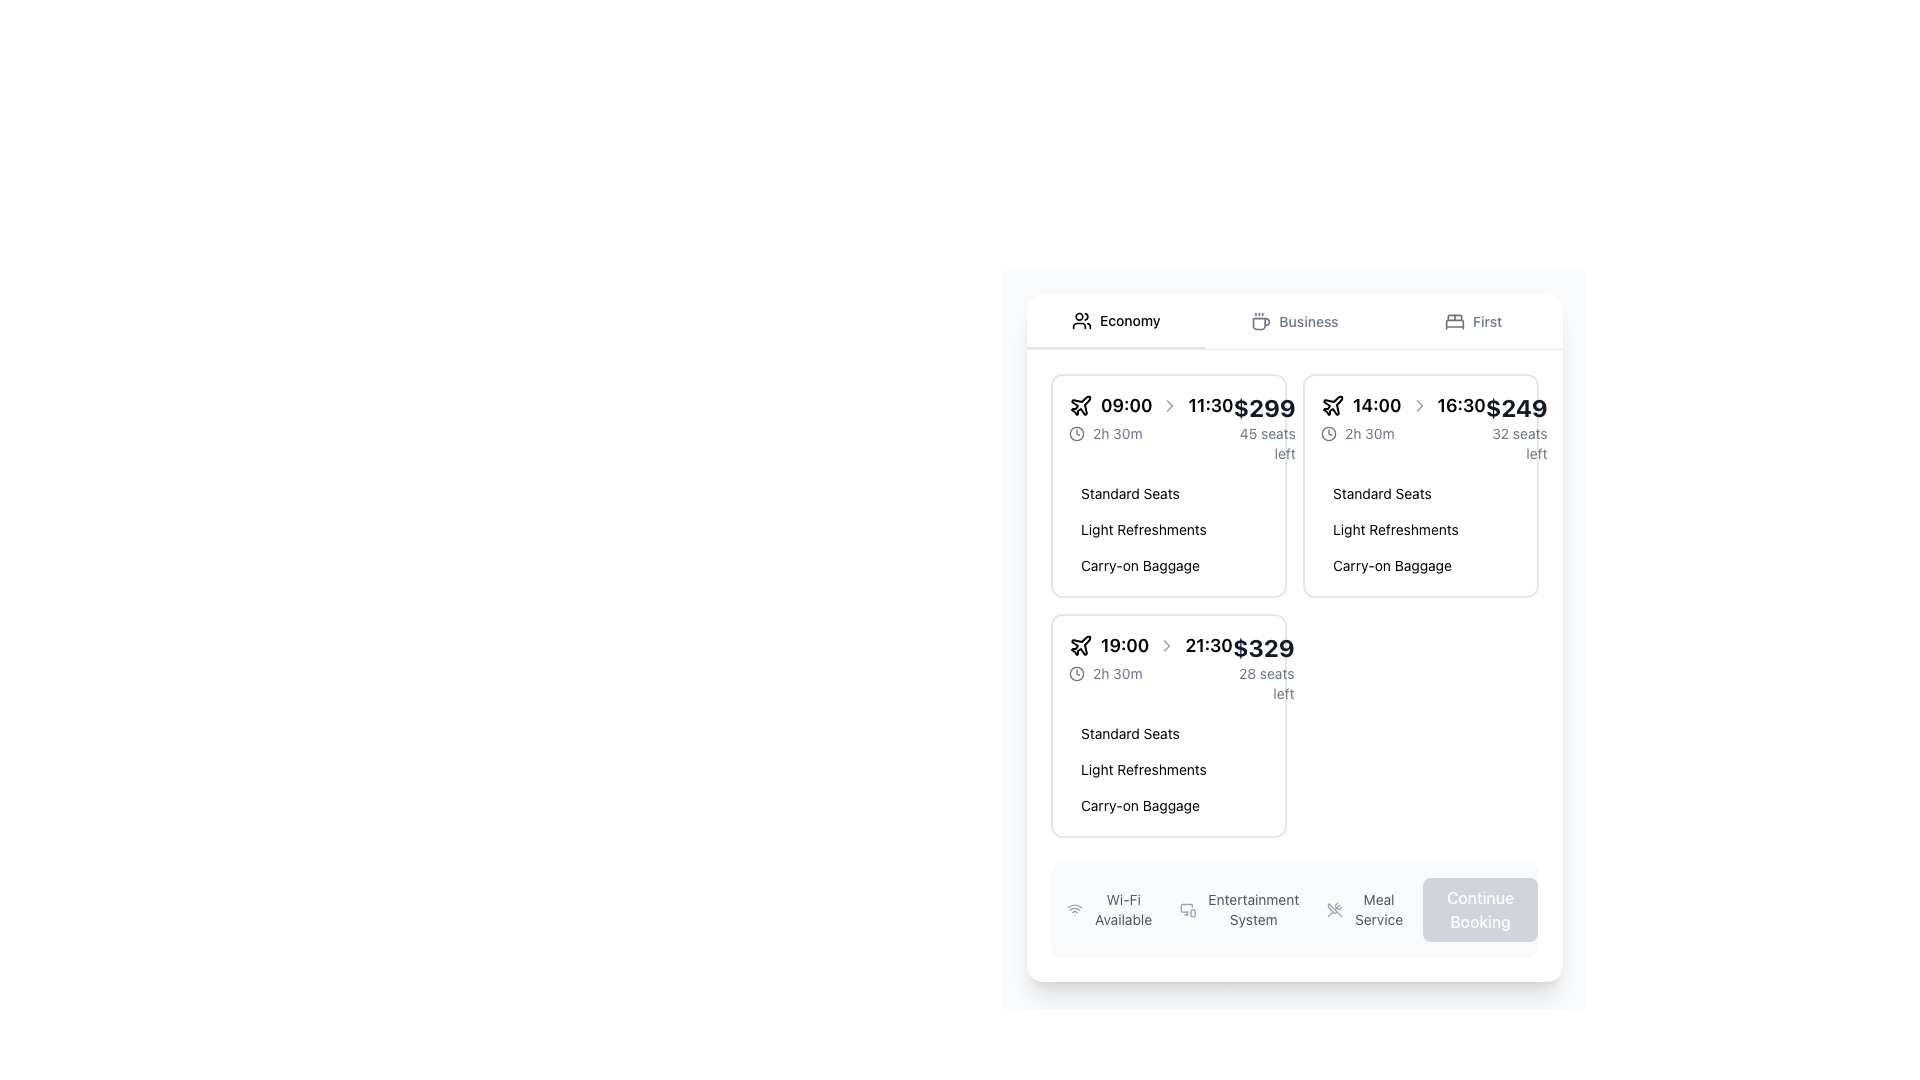 The width and height of the screenshot is (1920, 1080). Describe the element at coordinates (1080, 405) in the screenshot. I see `the small plane-shaped icon outlined in black` at that location.